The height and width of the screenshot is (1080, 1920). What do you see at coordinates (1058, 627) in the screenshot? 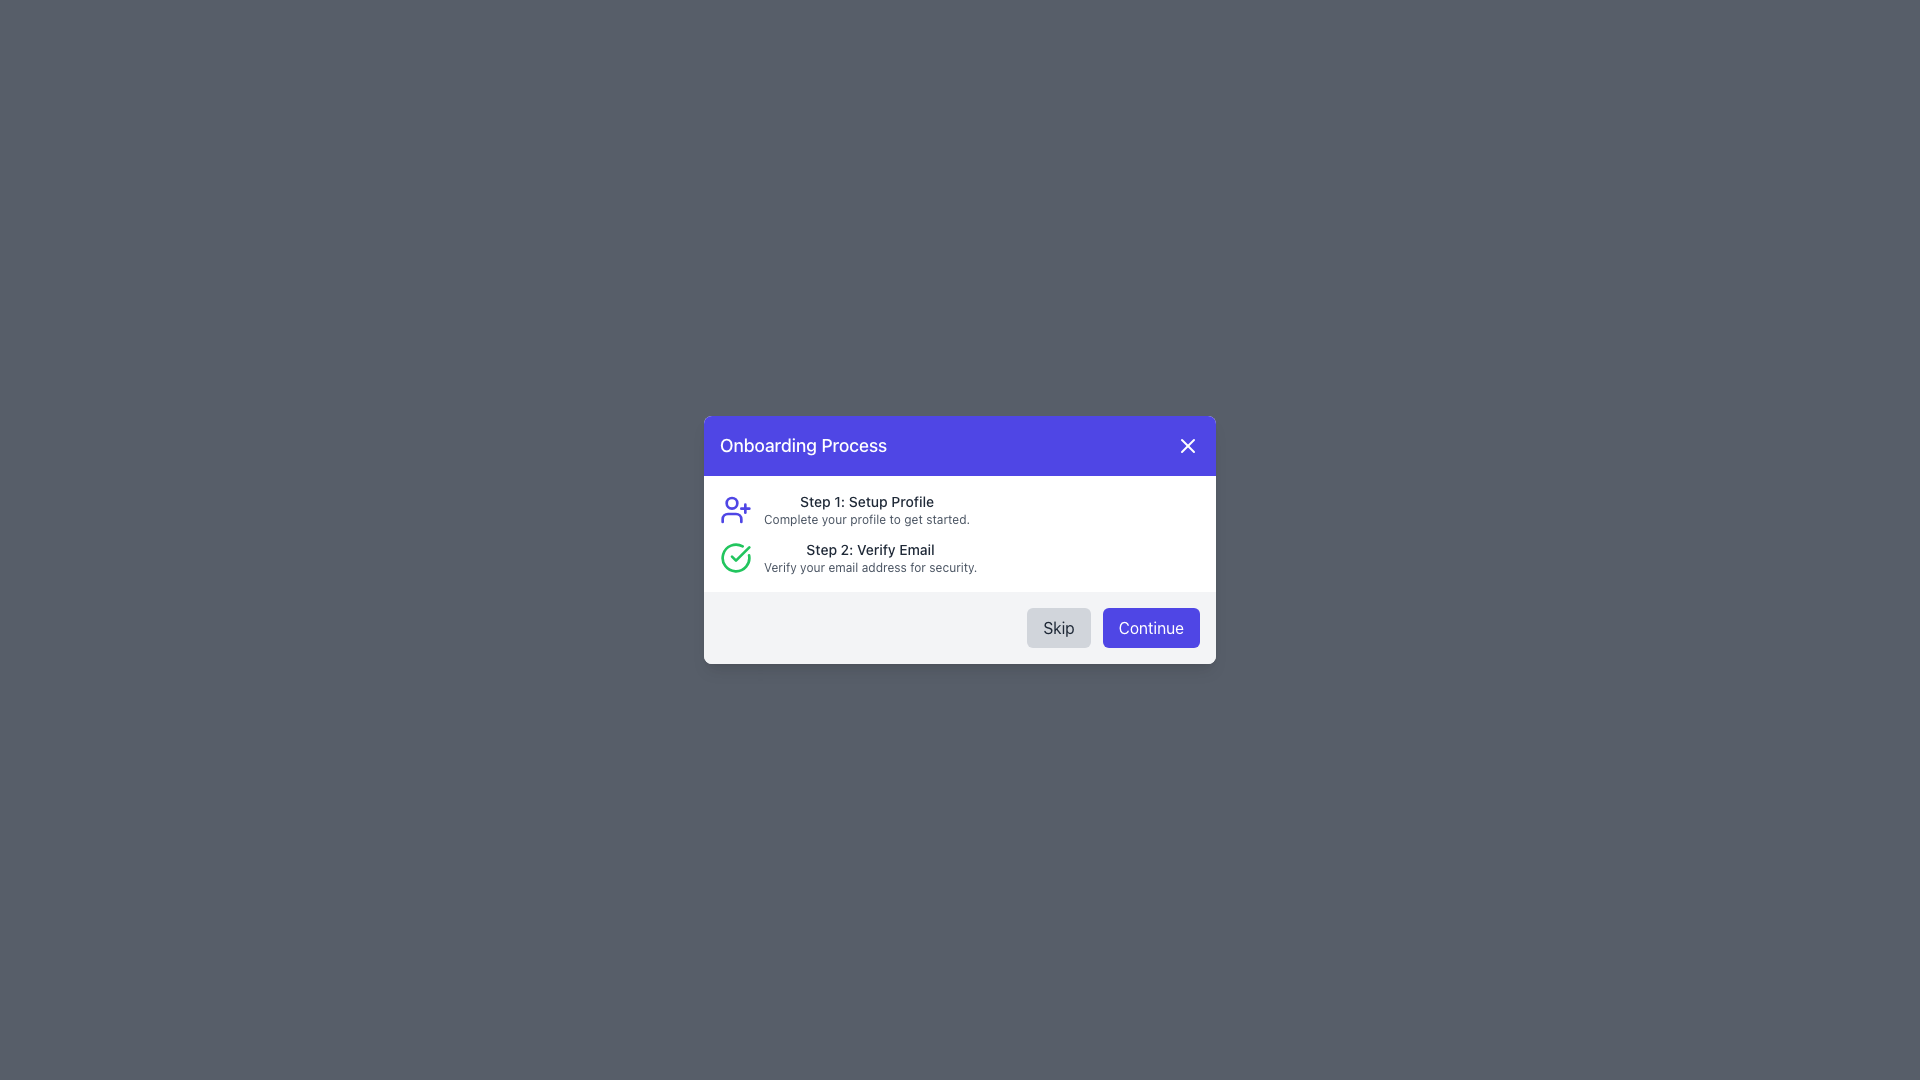
I see `the 'Skip' button, which is a rectangular button with dark gray text on a light gray background, located at the bottom-right corner of the modal dialog` at bounding box center [1058, 627].